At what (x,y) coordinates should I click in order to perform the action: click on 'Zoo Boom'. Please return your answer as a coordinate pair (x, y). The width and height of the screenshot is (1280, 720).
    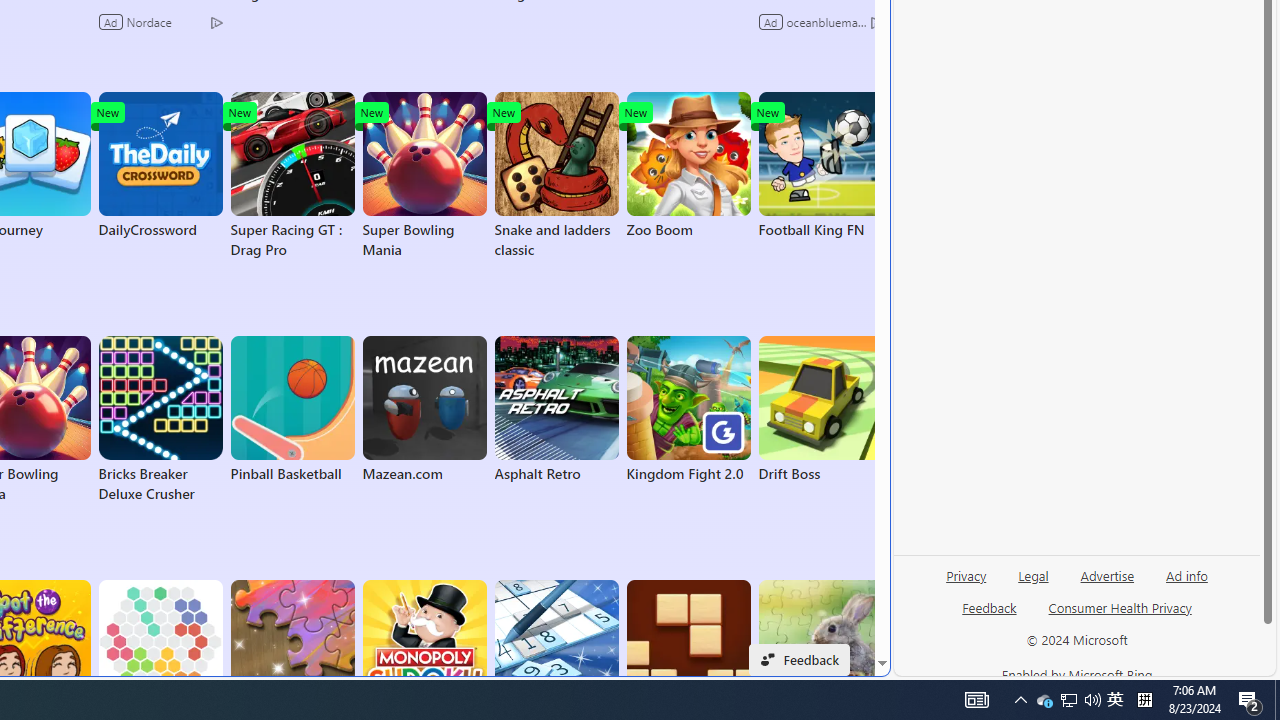
    Looking at the image, I should click on (688, 164).